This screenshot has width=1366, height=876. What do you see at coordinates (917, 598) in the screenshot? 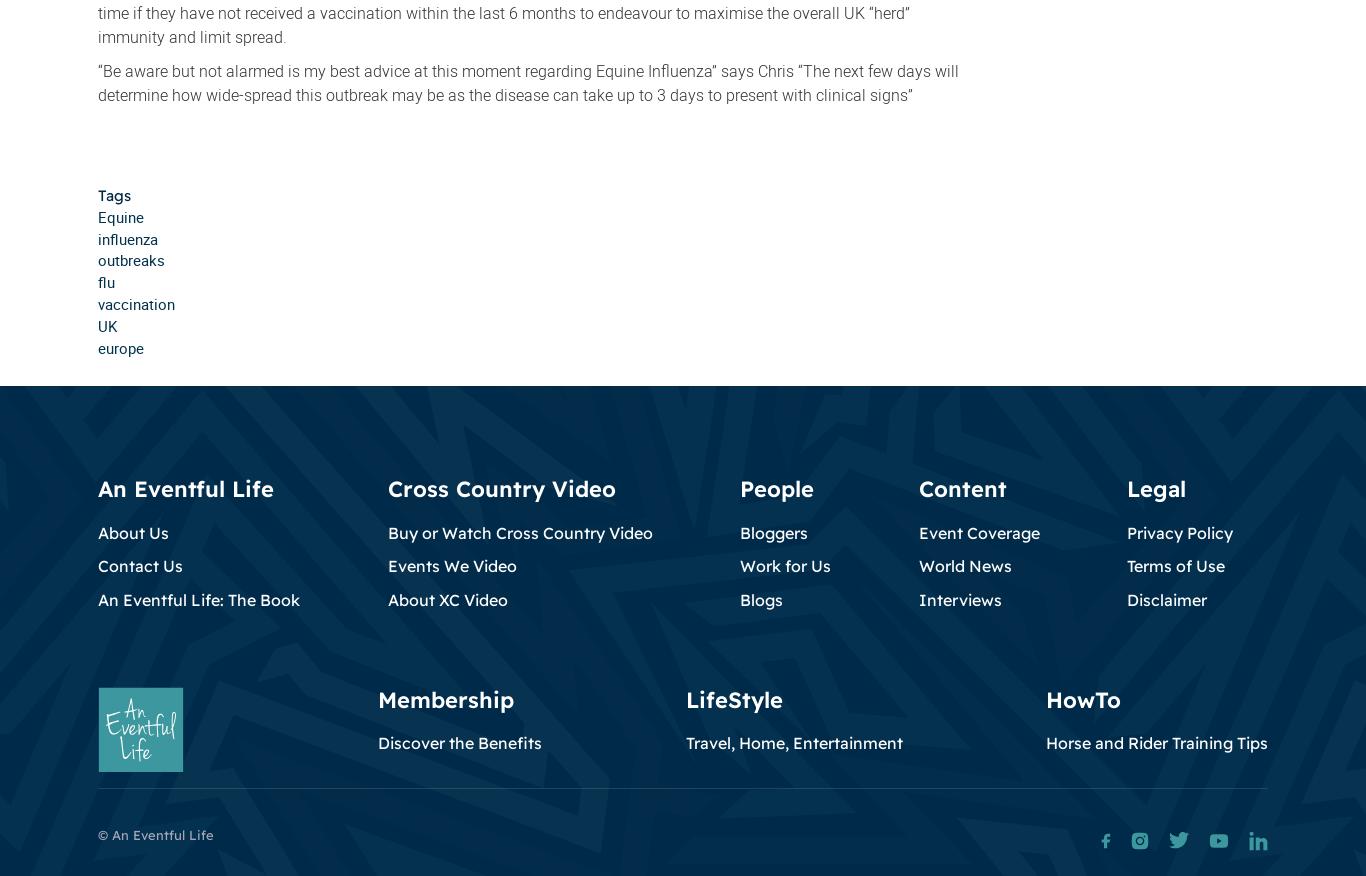
I see `'Interviews'` at bounding box center [917, 598].